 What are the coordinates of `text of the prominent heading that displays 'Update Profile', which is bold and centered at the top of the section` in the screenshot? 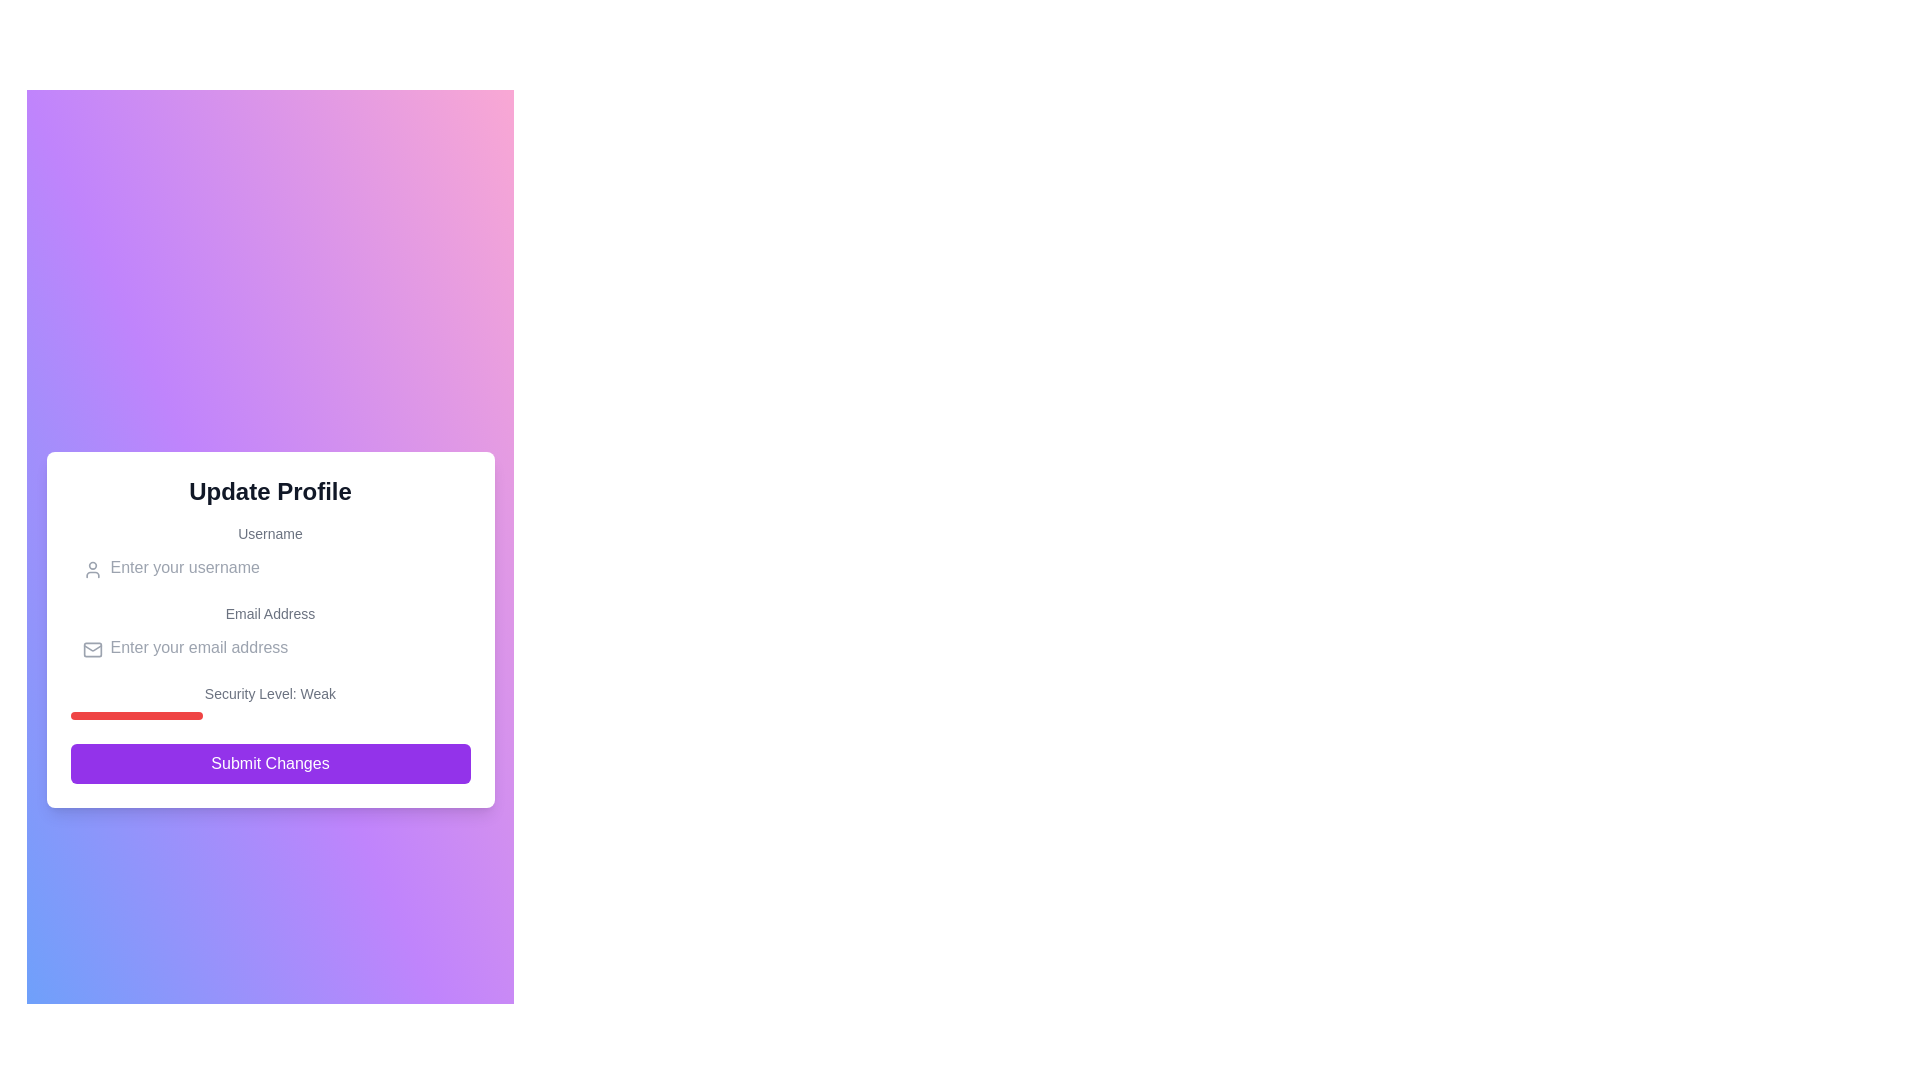 It's located at (269, 492).